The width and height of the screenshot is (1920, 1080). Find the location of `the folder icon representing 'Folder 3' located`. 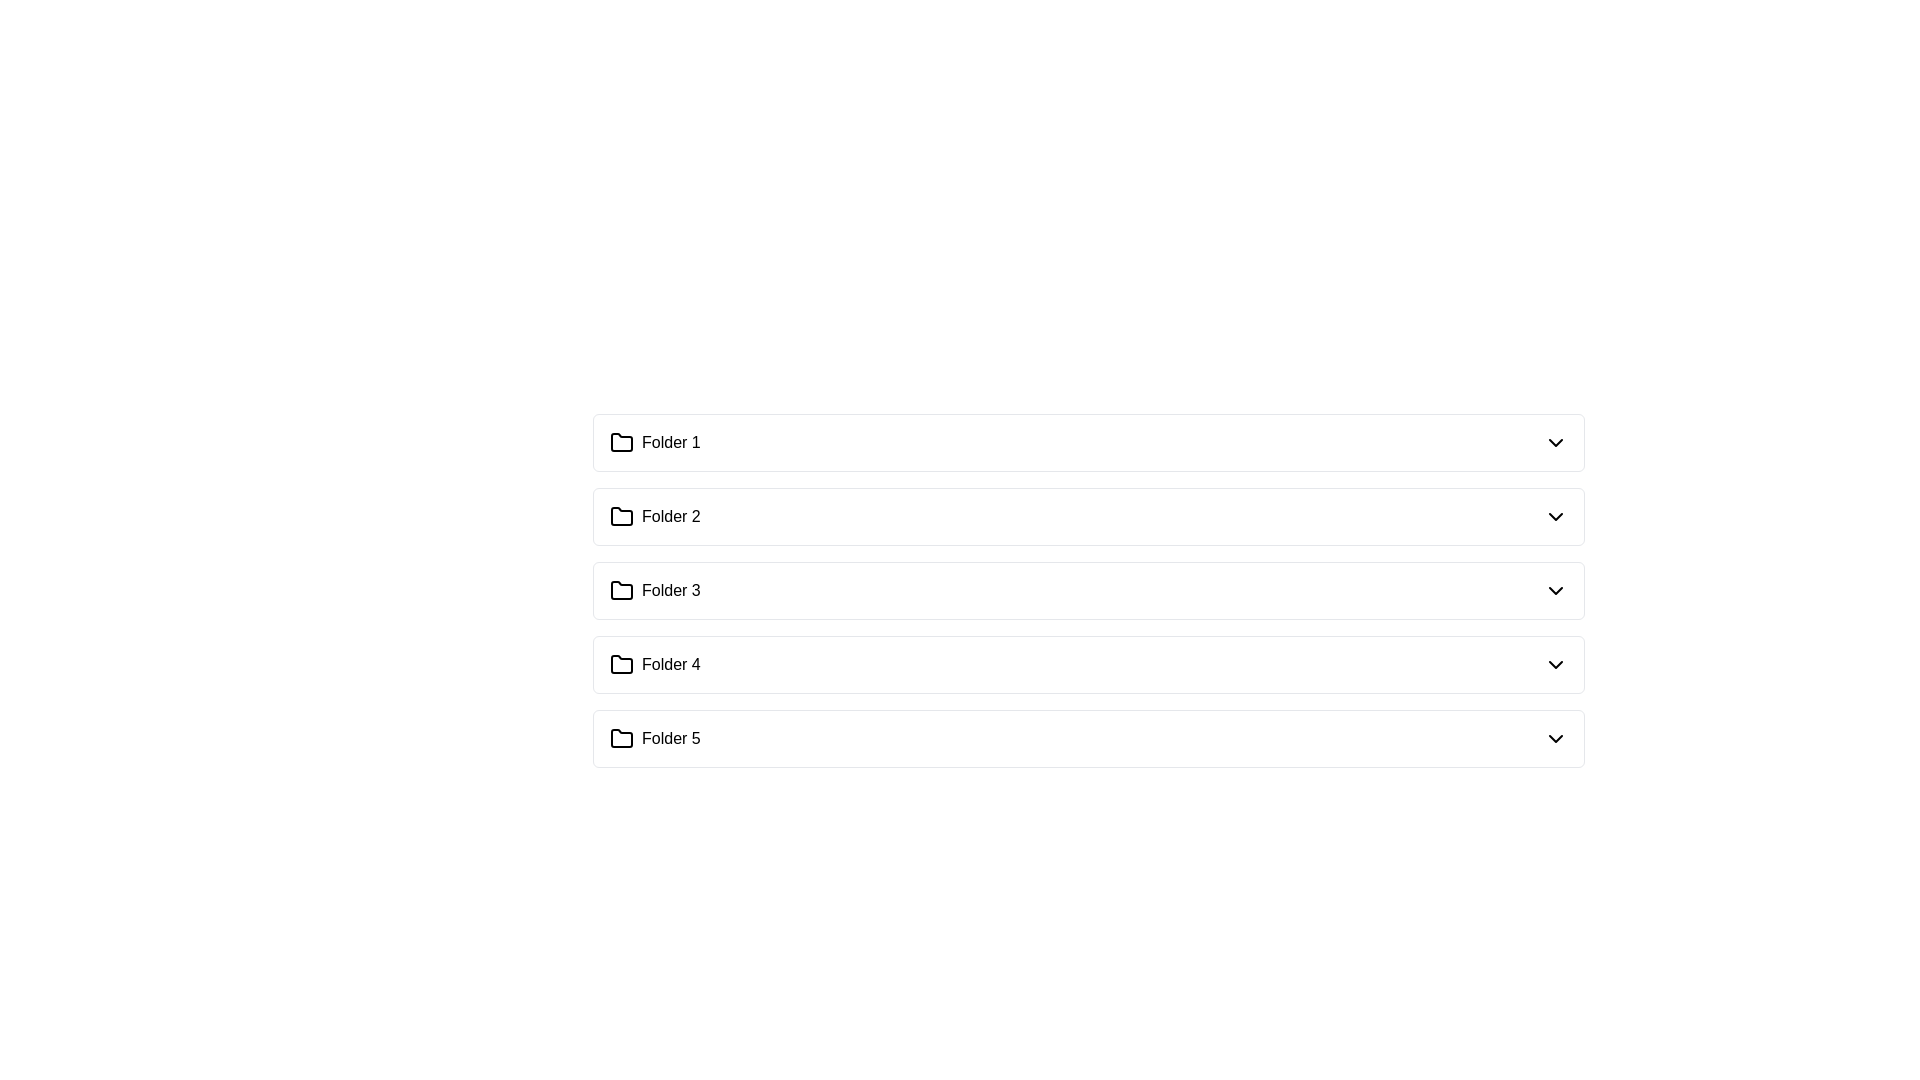

the folder icon representing 'Folder 3' located is located at coordinates (621, 589).